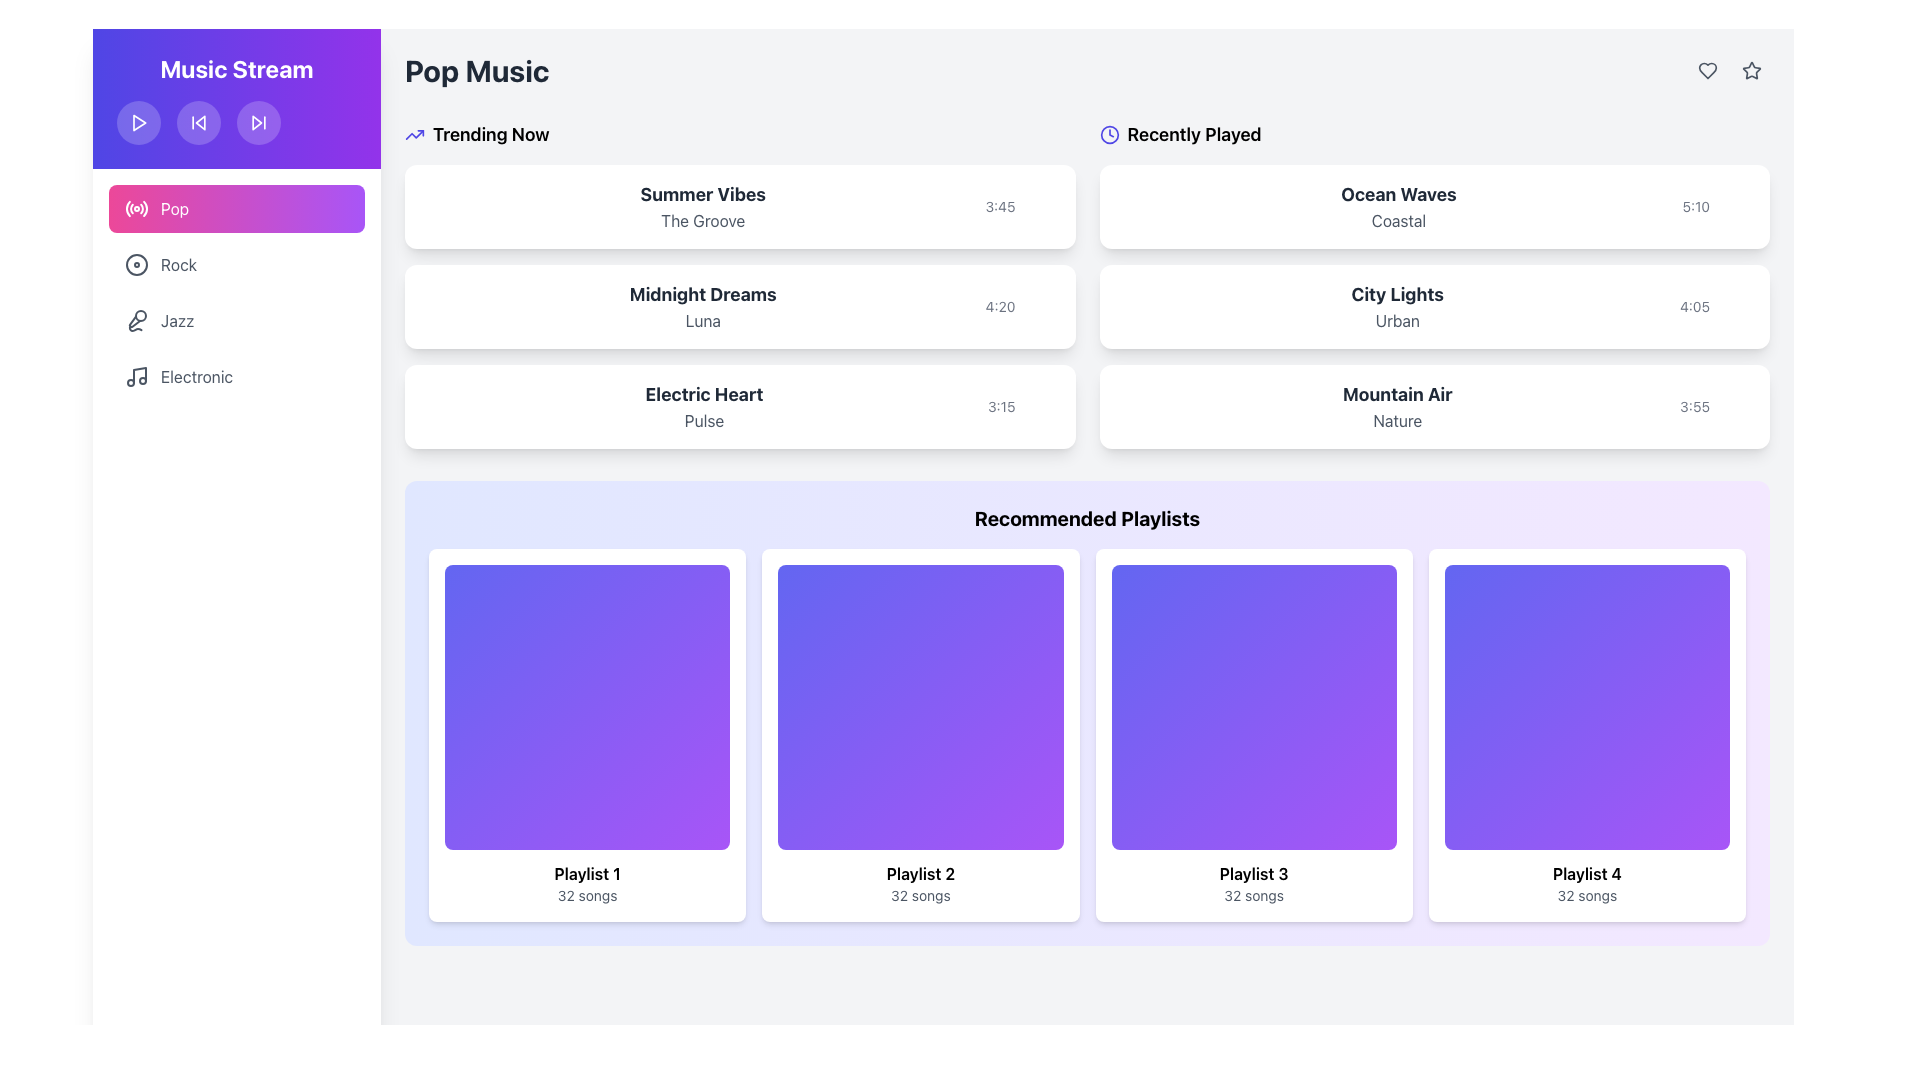  What do you see at coordinates (1433, 207) in the screenshot?
I see `the 'Ocean WavesCoastal' card in the 'Recently Played' section to play or view its details` at bounding box center [1433, 207].